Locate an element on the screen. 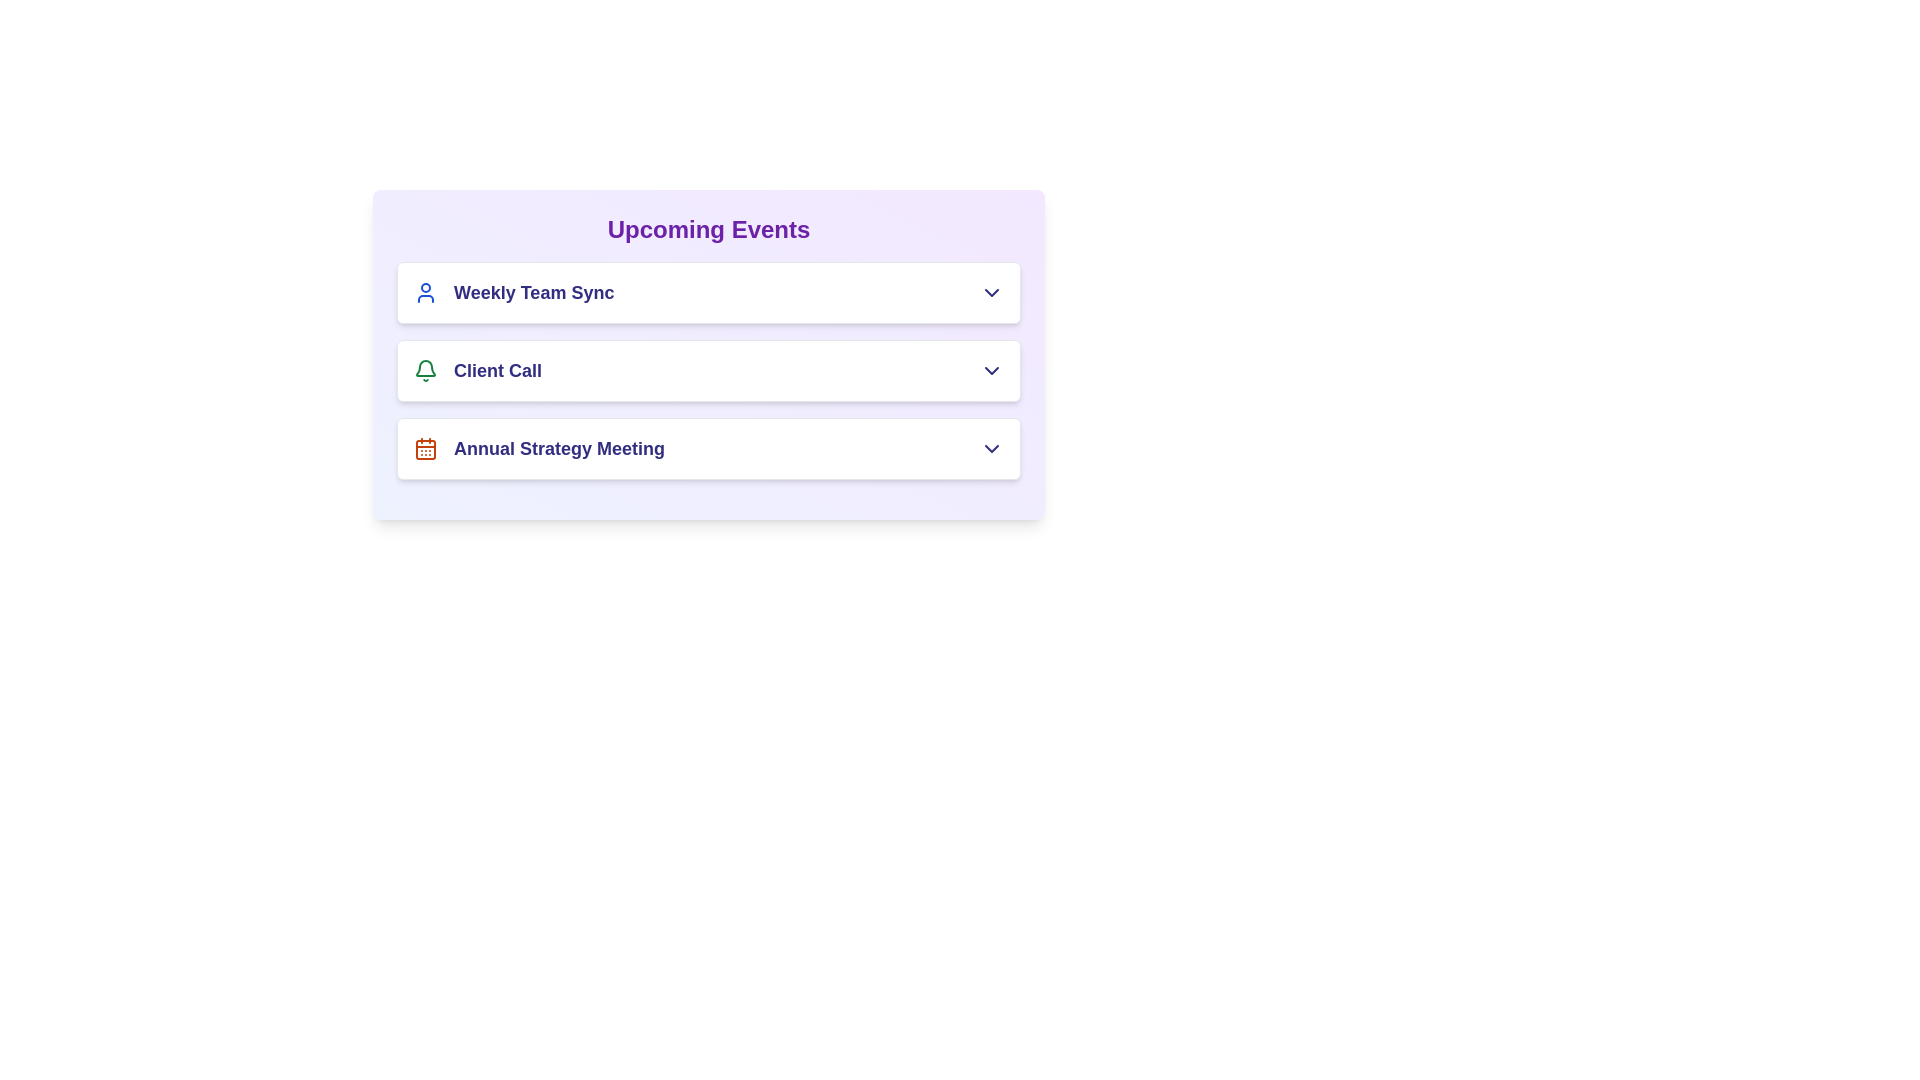  the decorative icon located to the left of the 'Client Call' text label in the 'Upcoming Events' section is located at coordinates (425, 370).